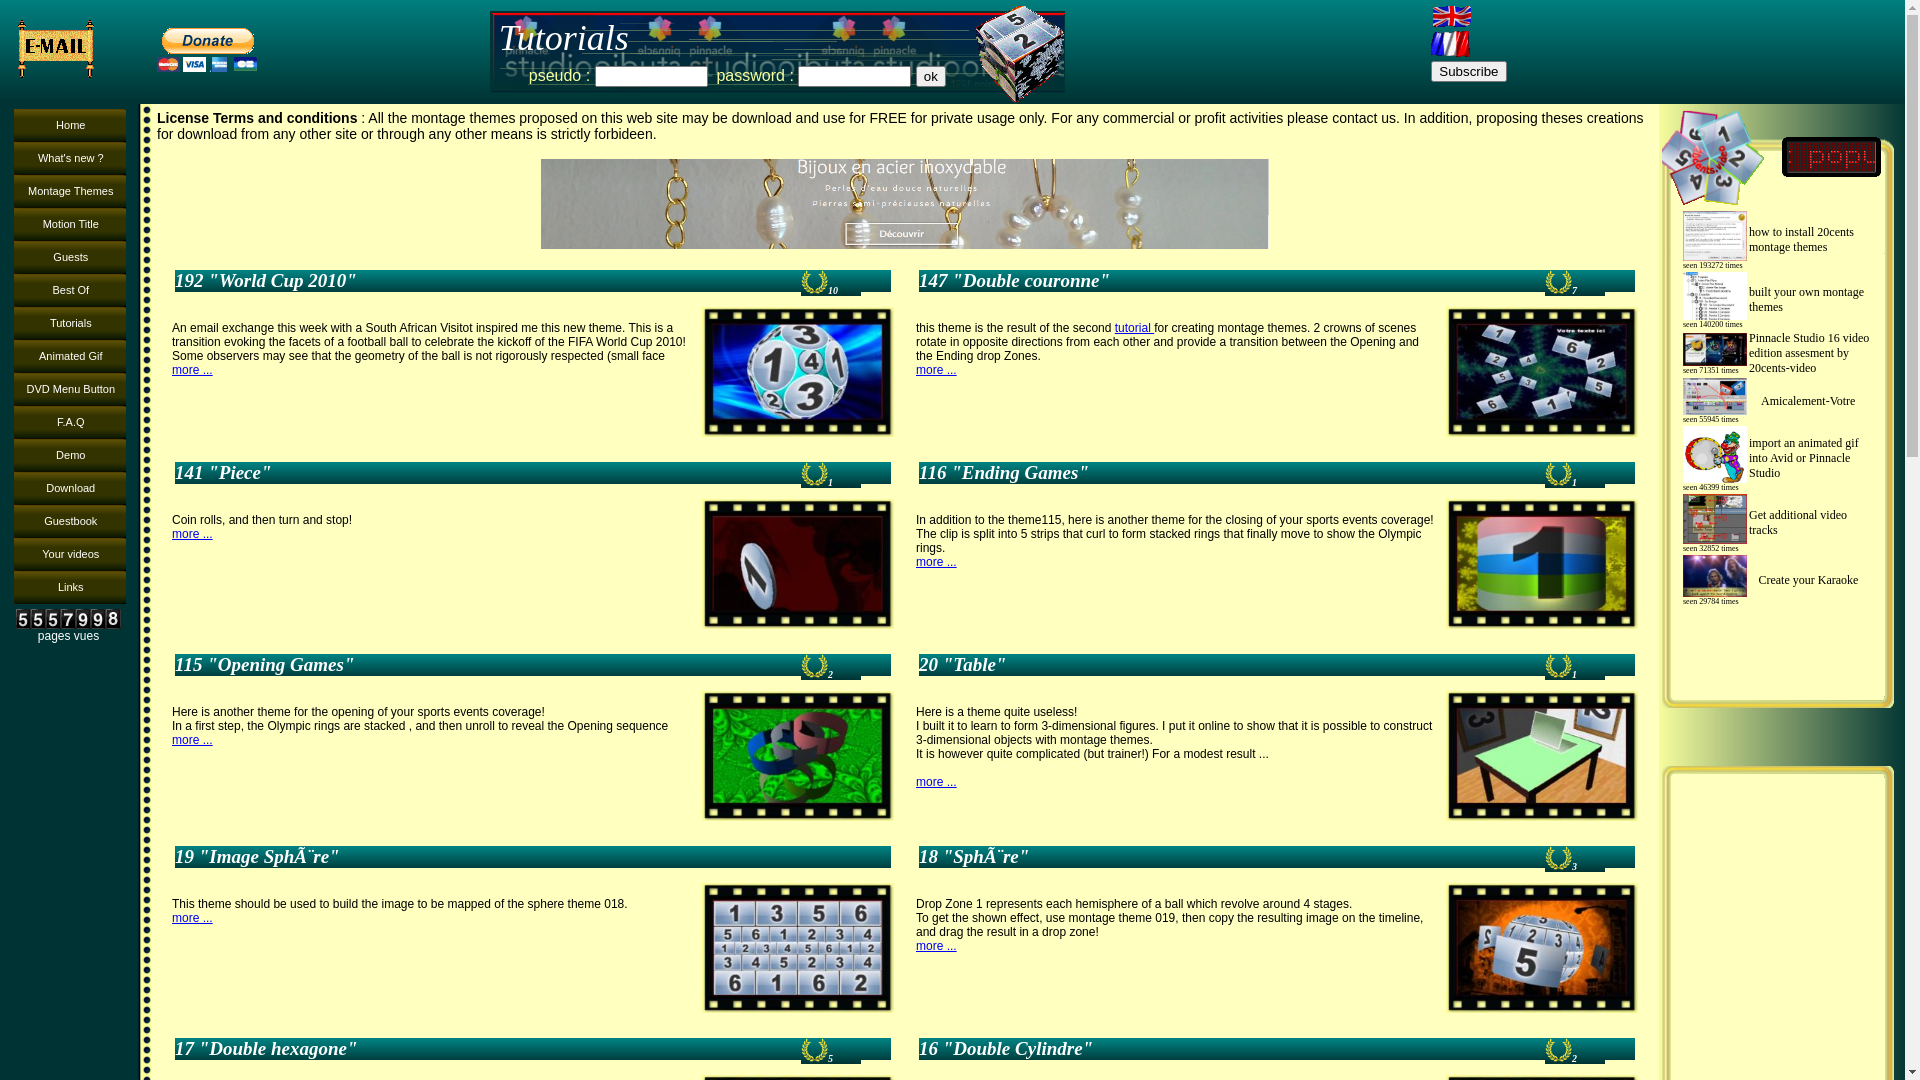 The image size is (1920, 1080). Describe the element at coordinates (70, 322) in the screenshot. I see `'Tutorials'` at that location.